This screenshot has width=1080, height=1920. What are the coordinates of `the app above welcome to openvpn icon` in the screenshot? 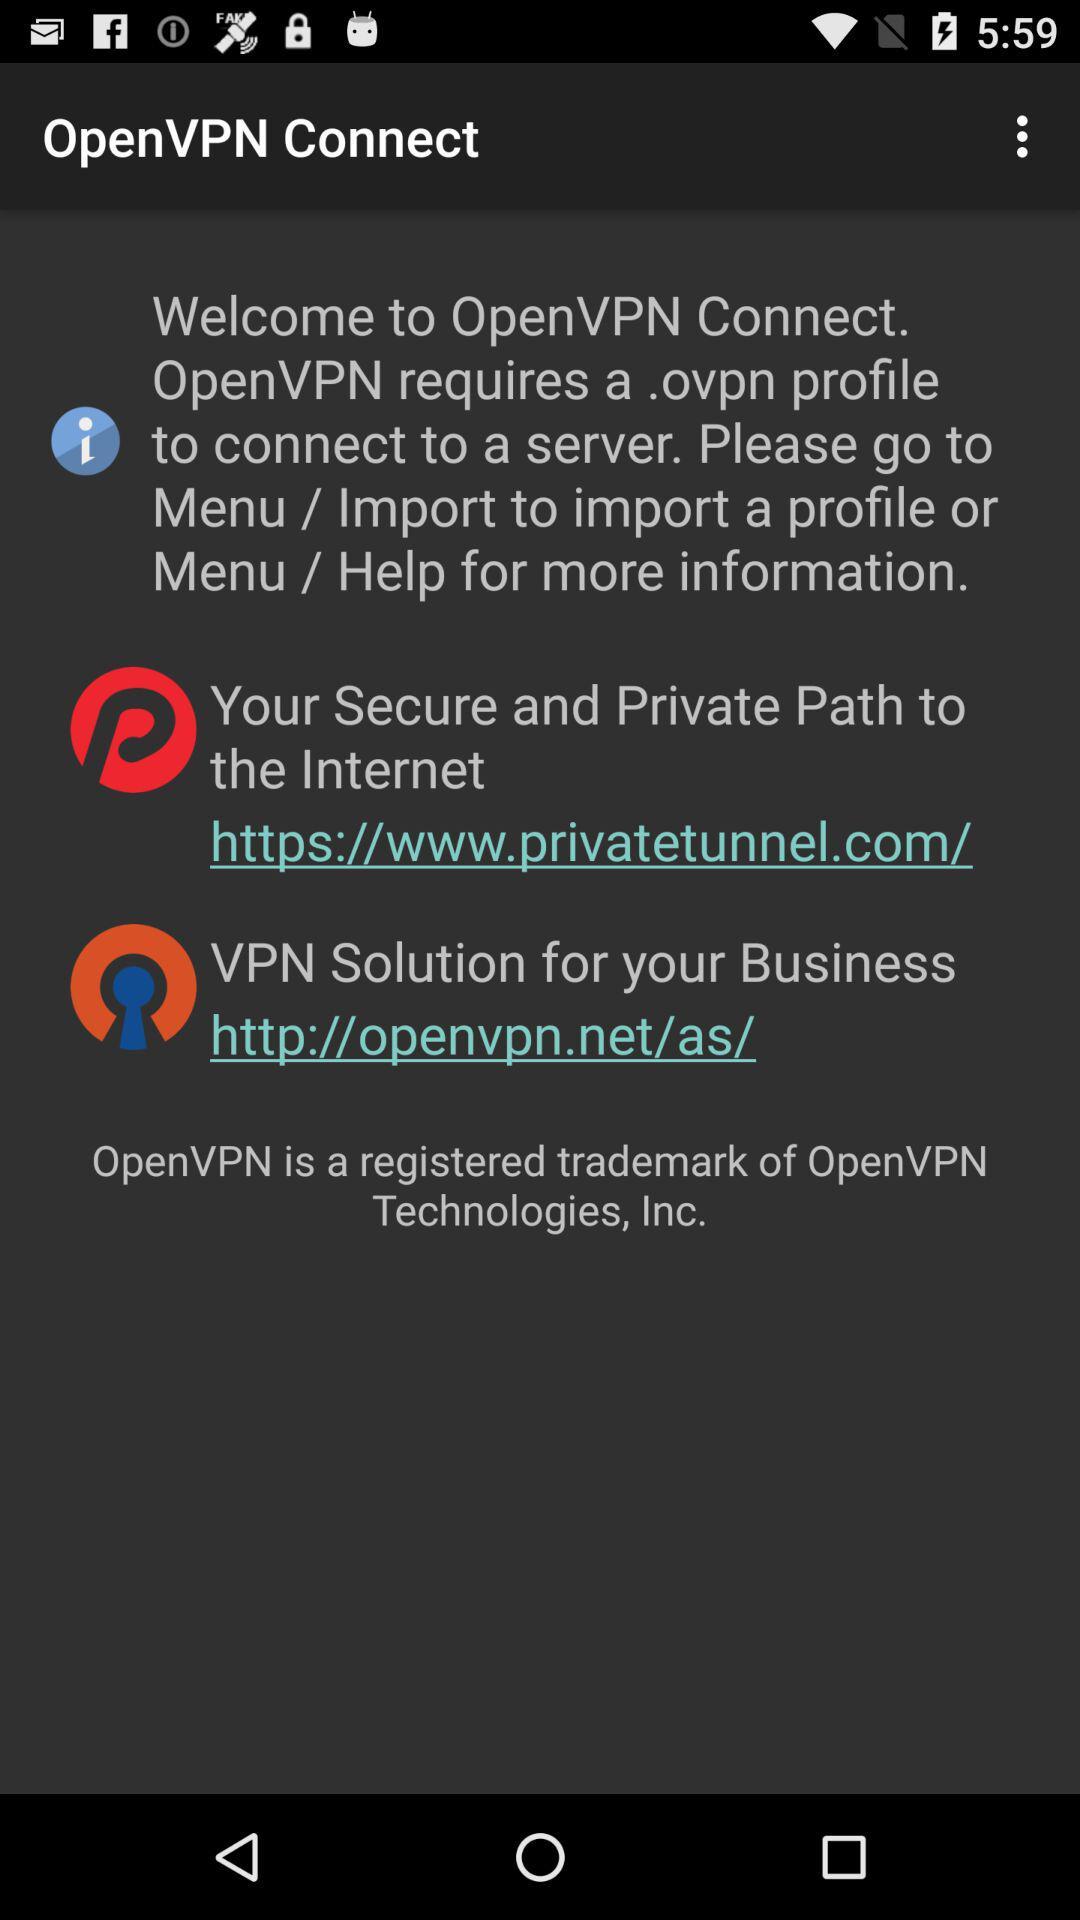 It's located at (1027, 135).